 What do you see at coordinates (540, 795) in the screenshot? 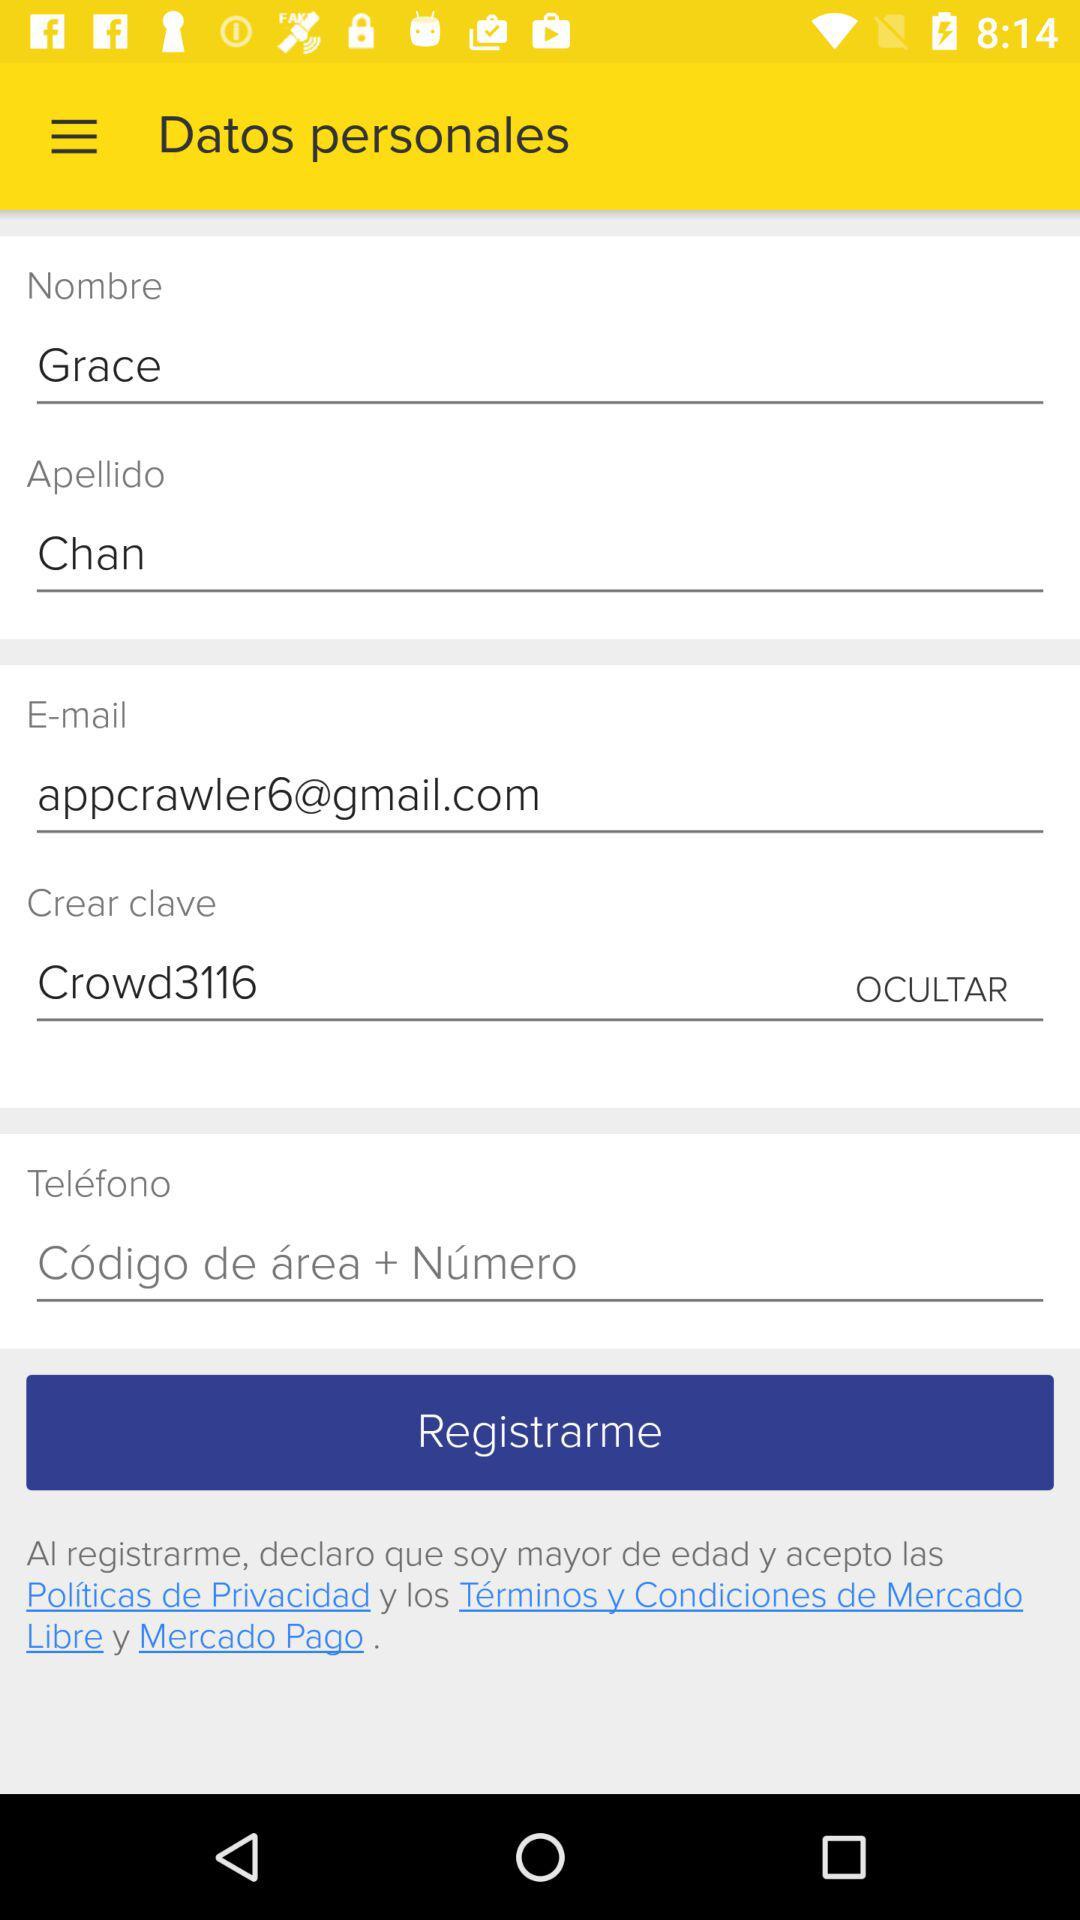
I see `the icon below the e-mail` at bounding box center [540, 795].